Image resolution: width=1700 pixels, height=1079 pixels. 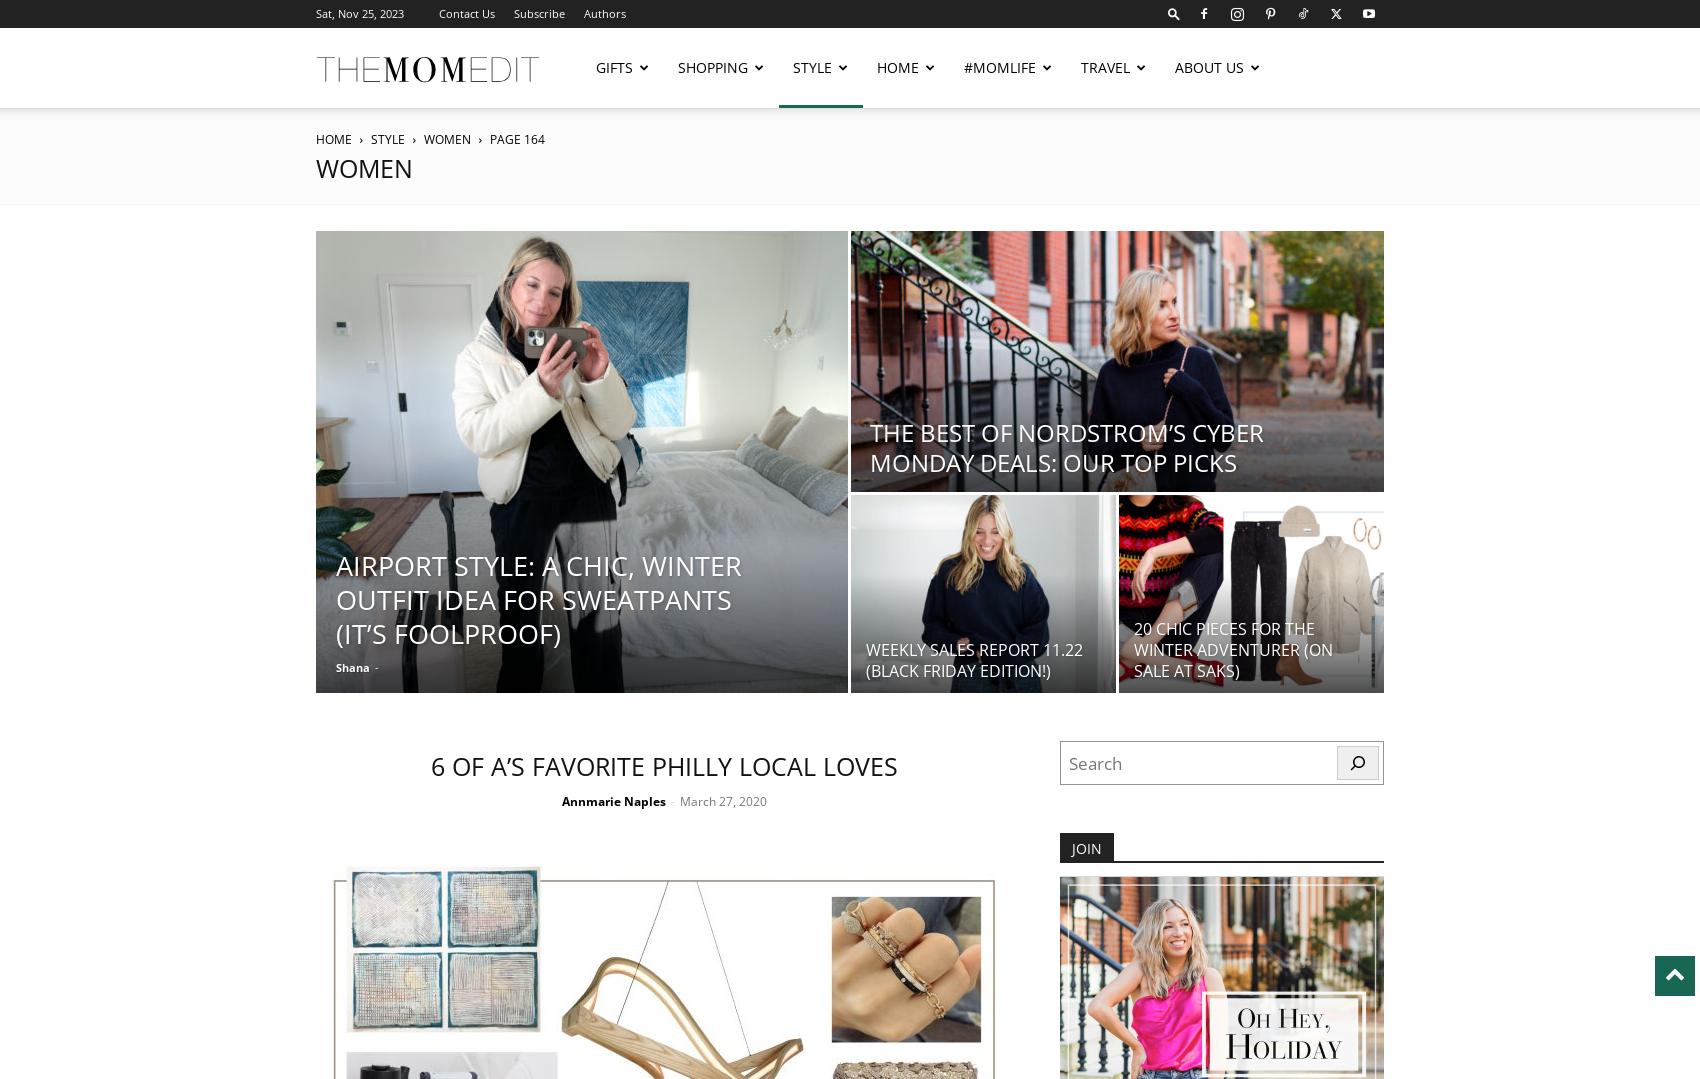 I want to click on 'Search', so click(x=848, y=102).